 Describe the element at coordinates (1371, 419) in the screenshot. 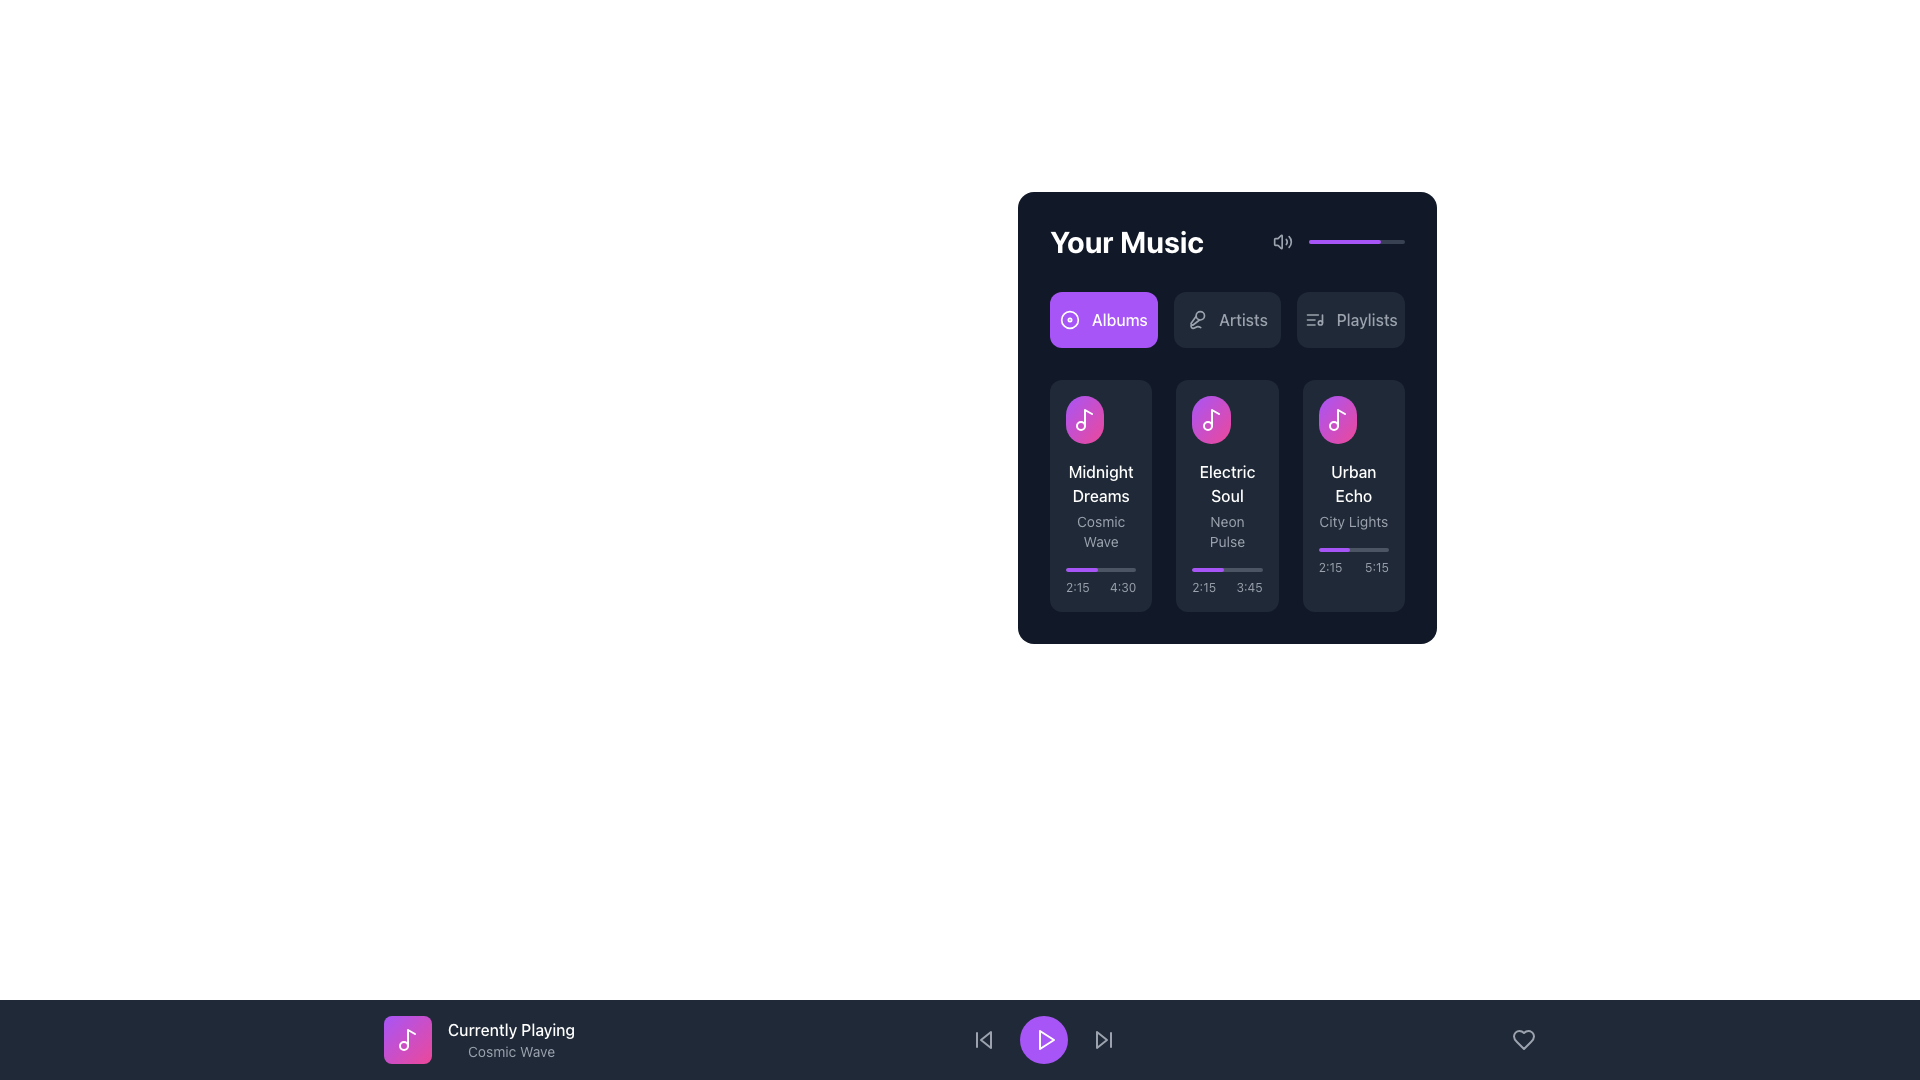

I see `the play button located at the bottom-right corner of the 'Urban Echo' card to play the associated music track` at that location.